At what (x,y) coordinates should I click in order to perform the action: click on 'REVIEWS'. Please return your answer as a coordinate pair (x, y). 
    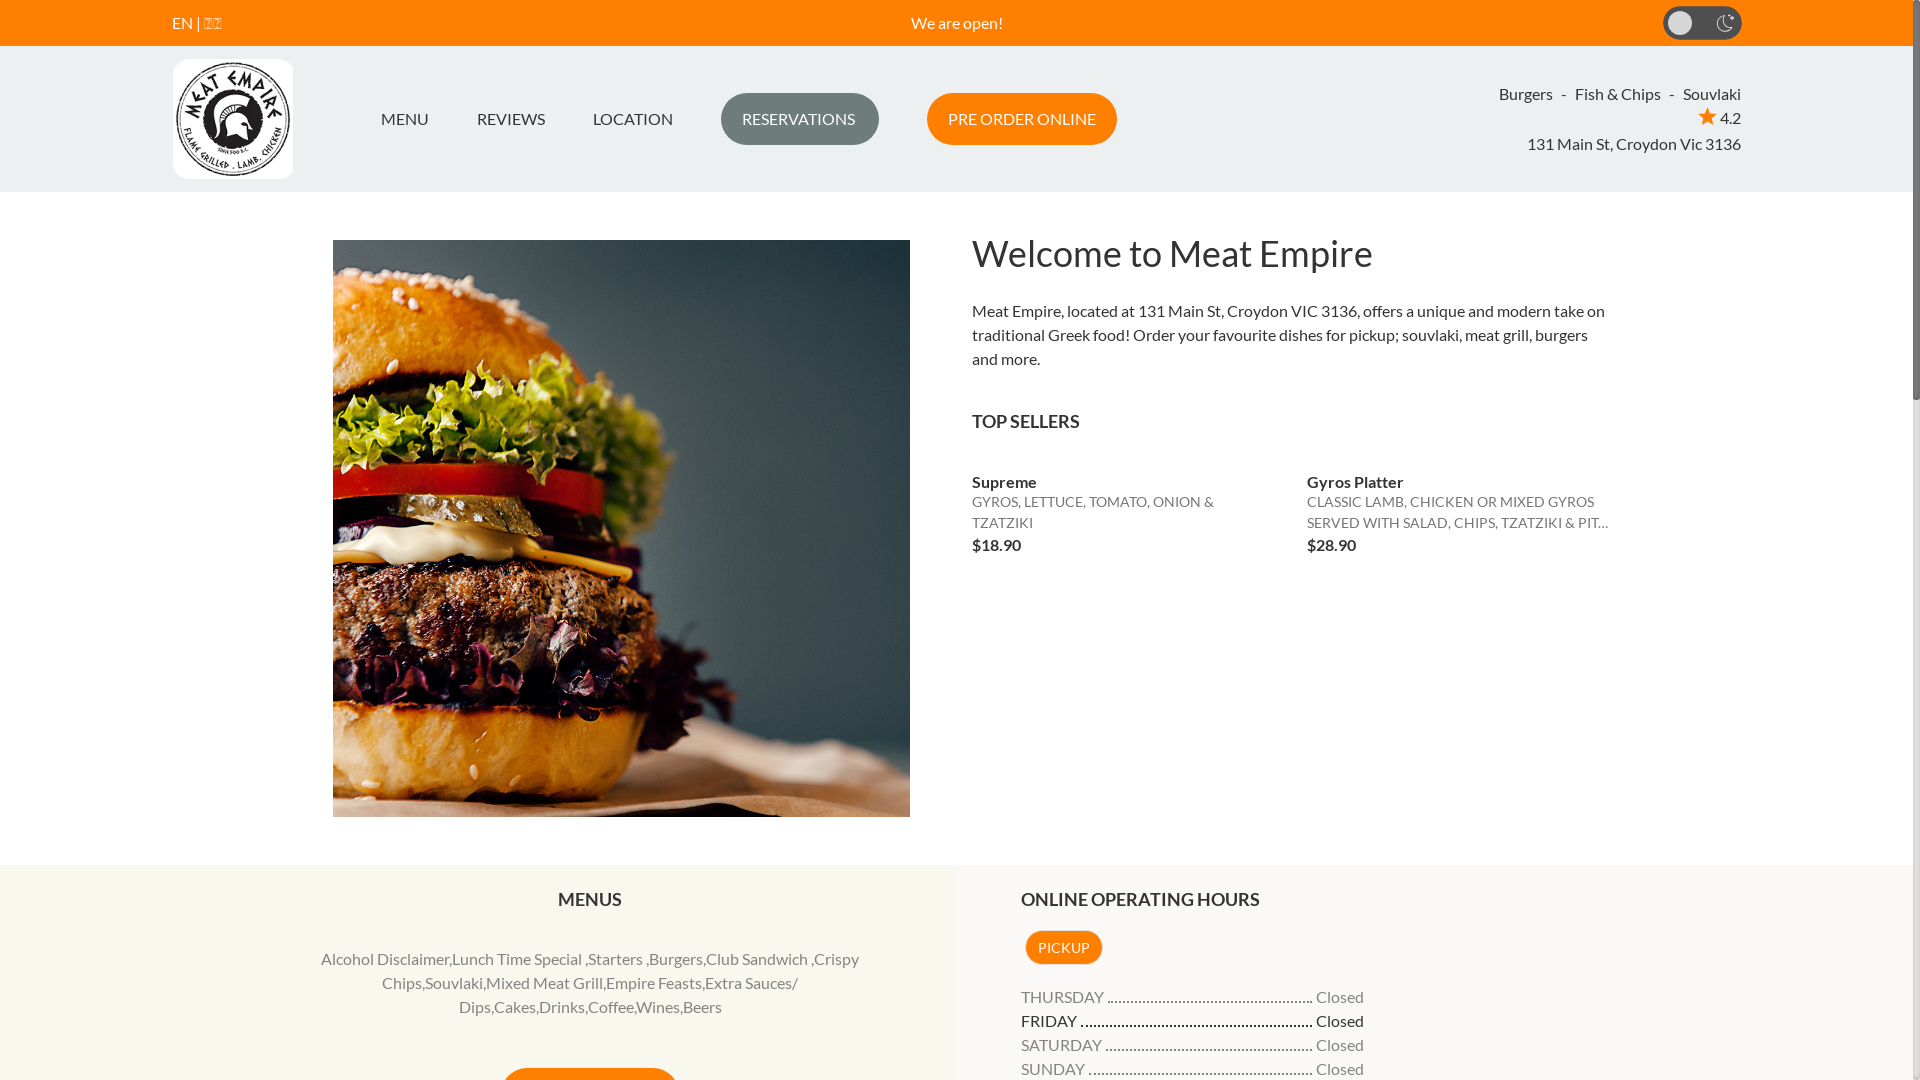
    Looking at the image, I should click on (509, 119).